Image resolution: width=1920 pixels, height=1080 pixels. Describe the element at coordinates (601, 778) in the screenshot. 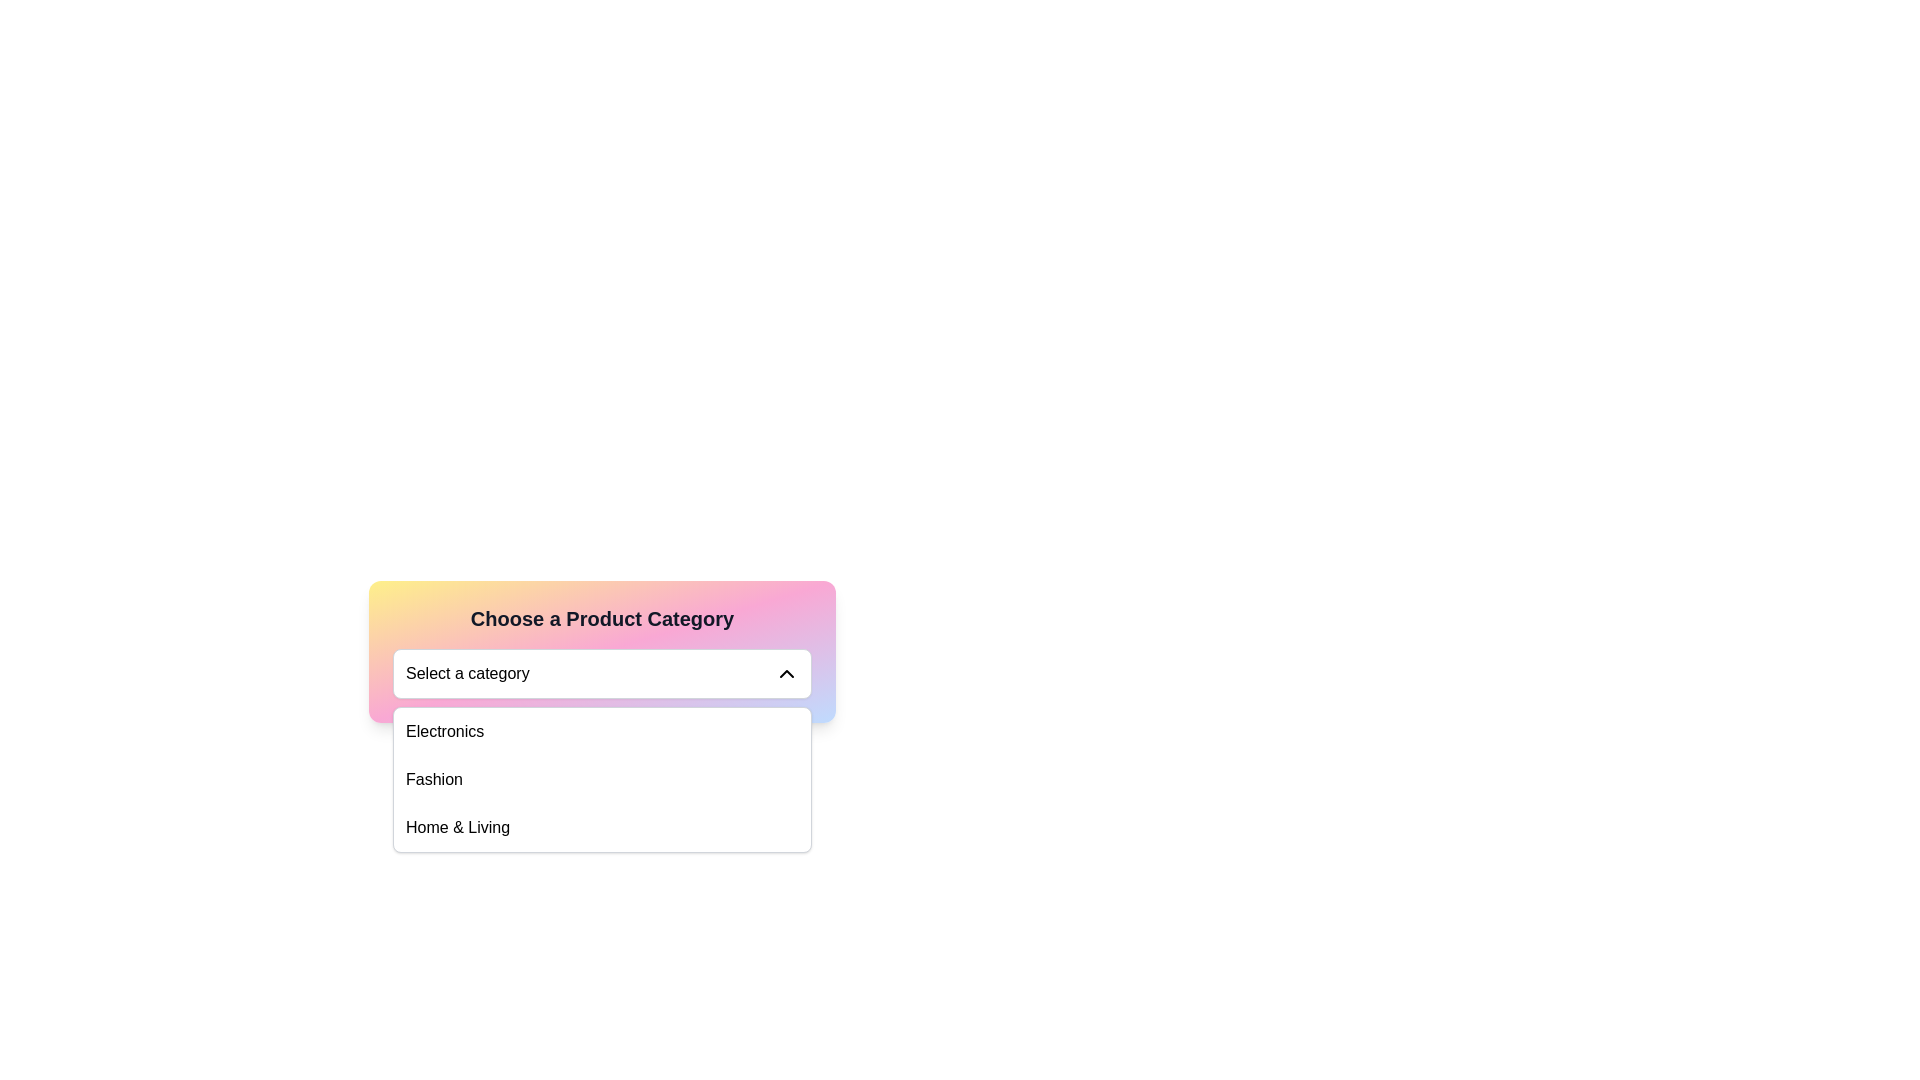

I see `to select the 'Fashion' category from the dropdown menu option, which is the second option under 'Choose a Product Category.'` at that location.